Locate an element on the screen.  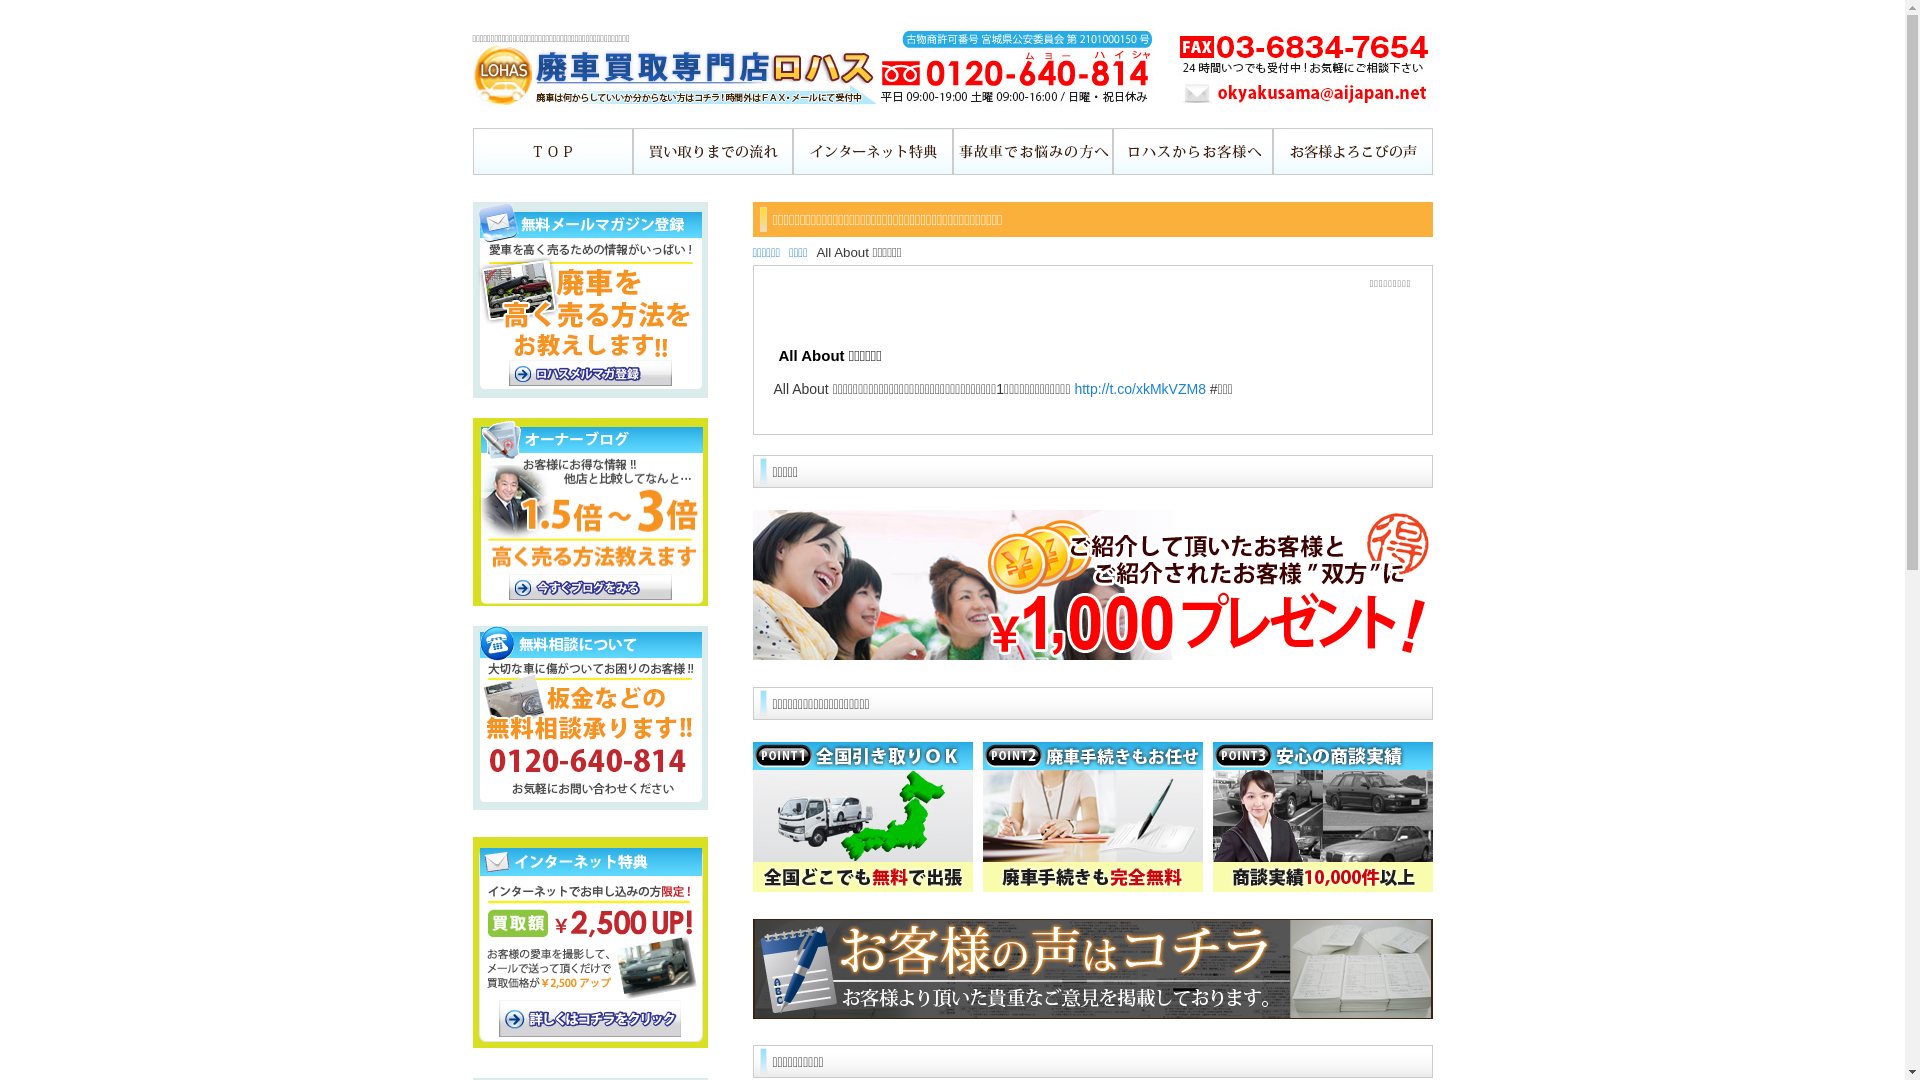
'http://t.co/xkMkVZM8' is located at coordinates (1139, 389).